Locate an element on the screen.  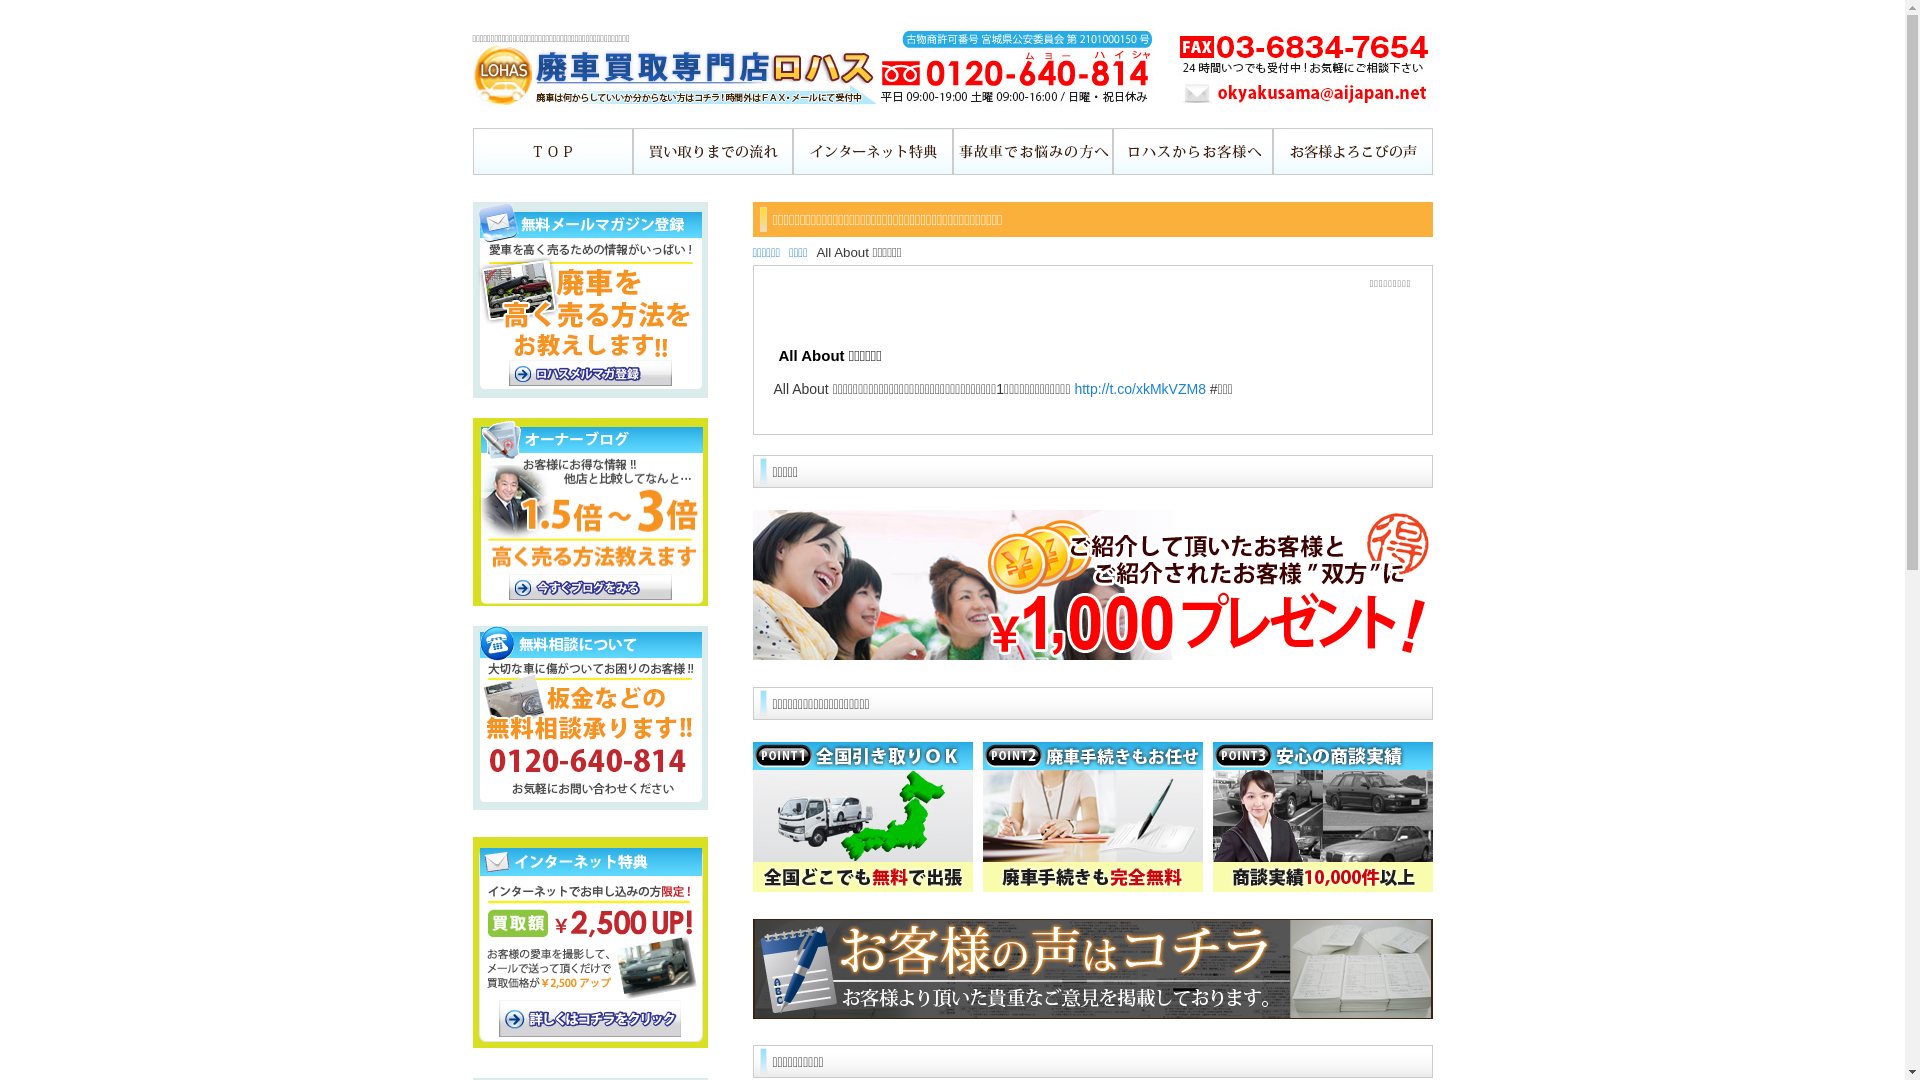
'http://t.co/xkMkVZM8' is located at coordinates (1139, 389).